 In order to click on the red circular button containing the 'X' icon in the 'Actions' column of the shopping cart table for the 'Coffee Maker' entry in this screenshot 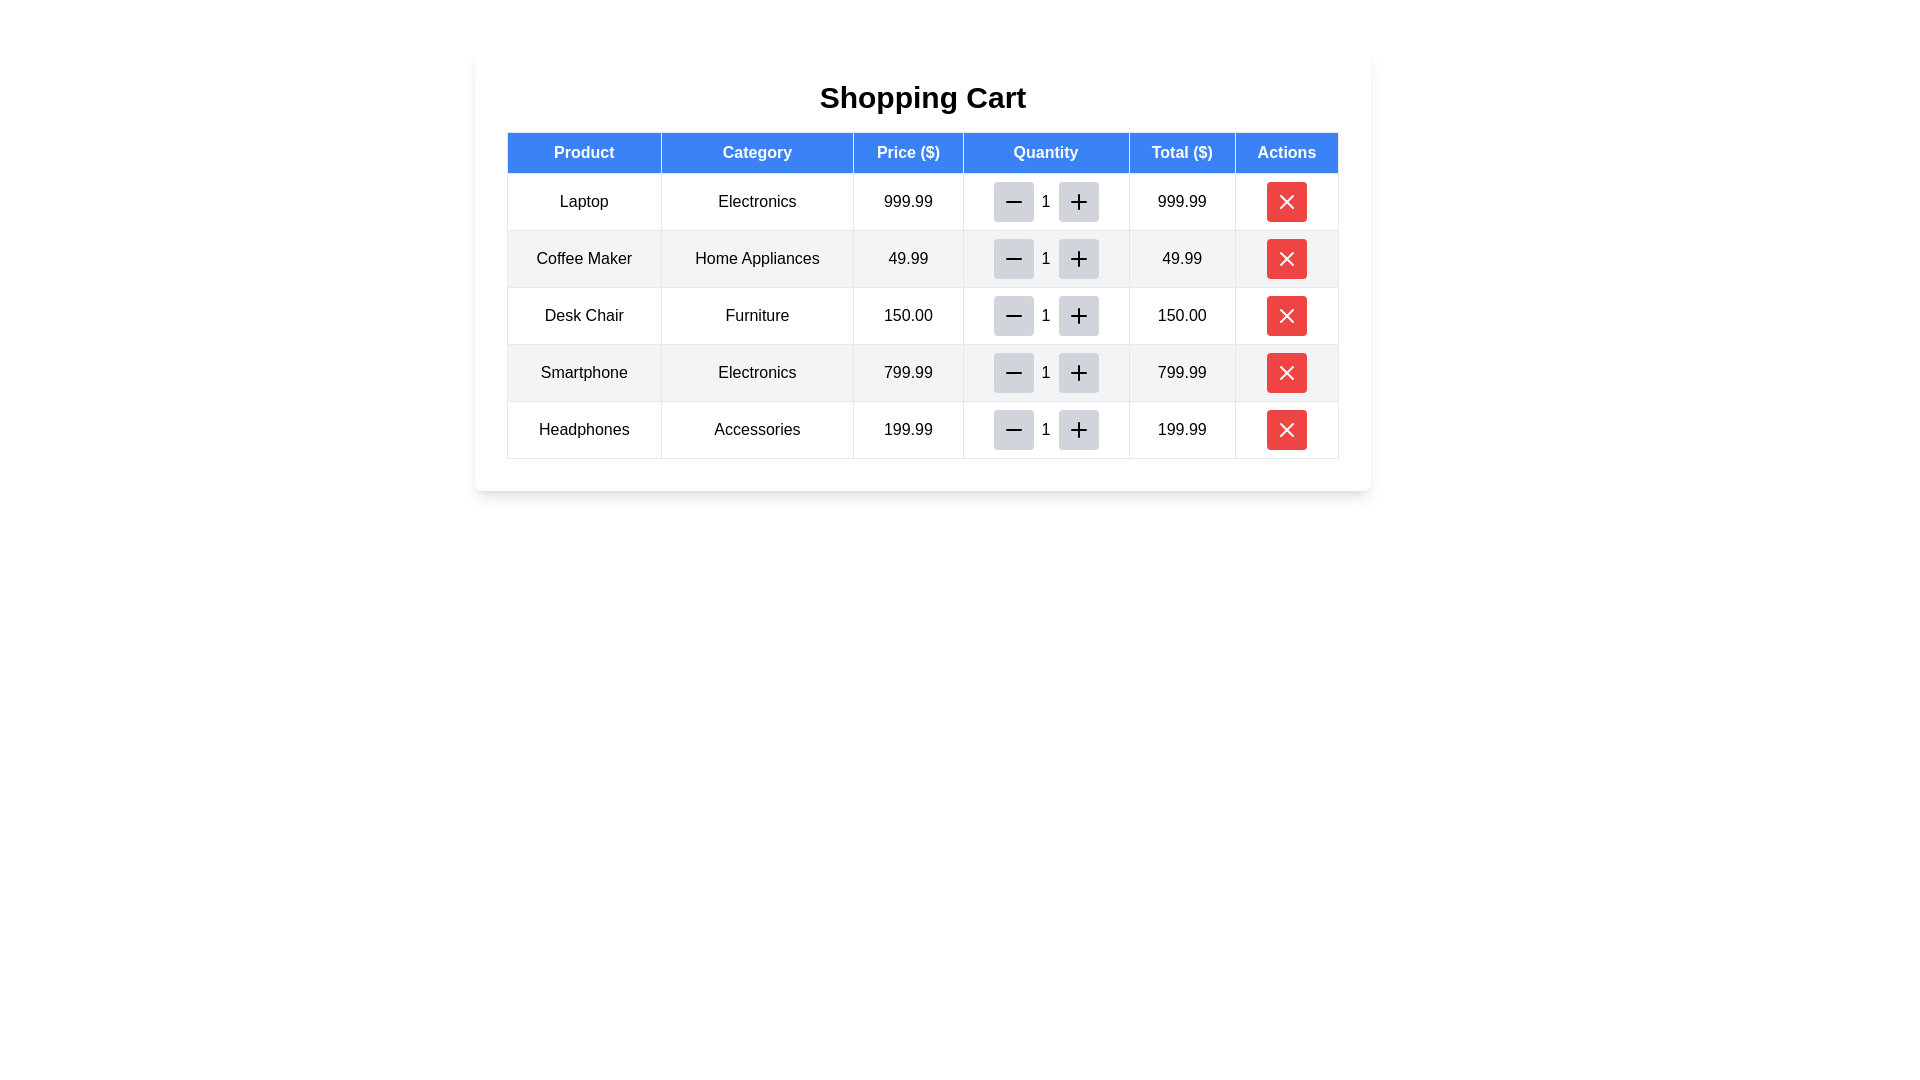, I will do `click(1286, 257)`.